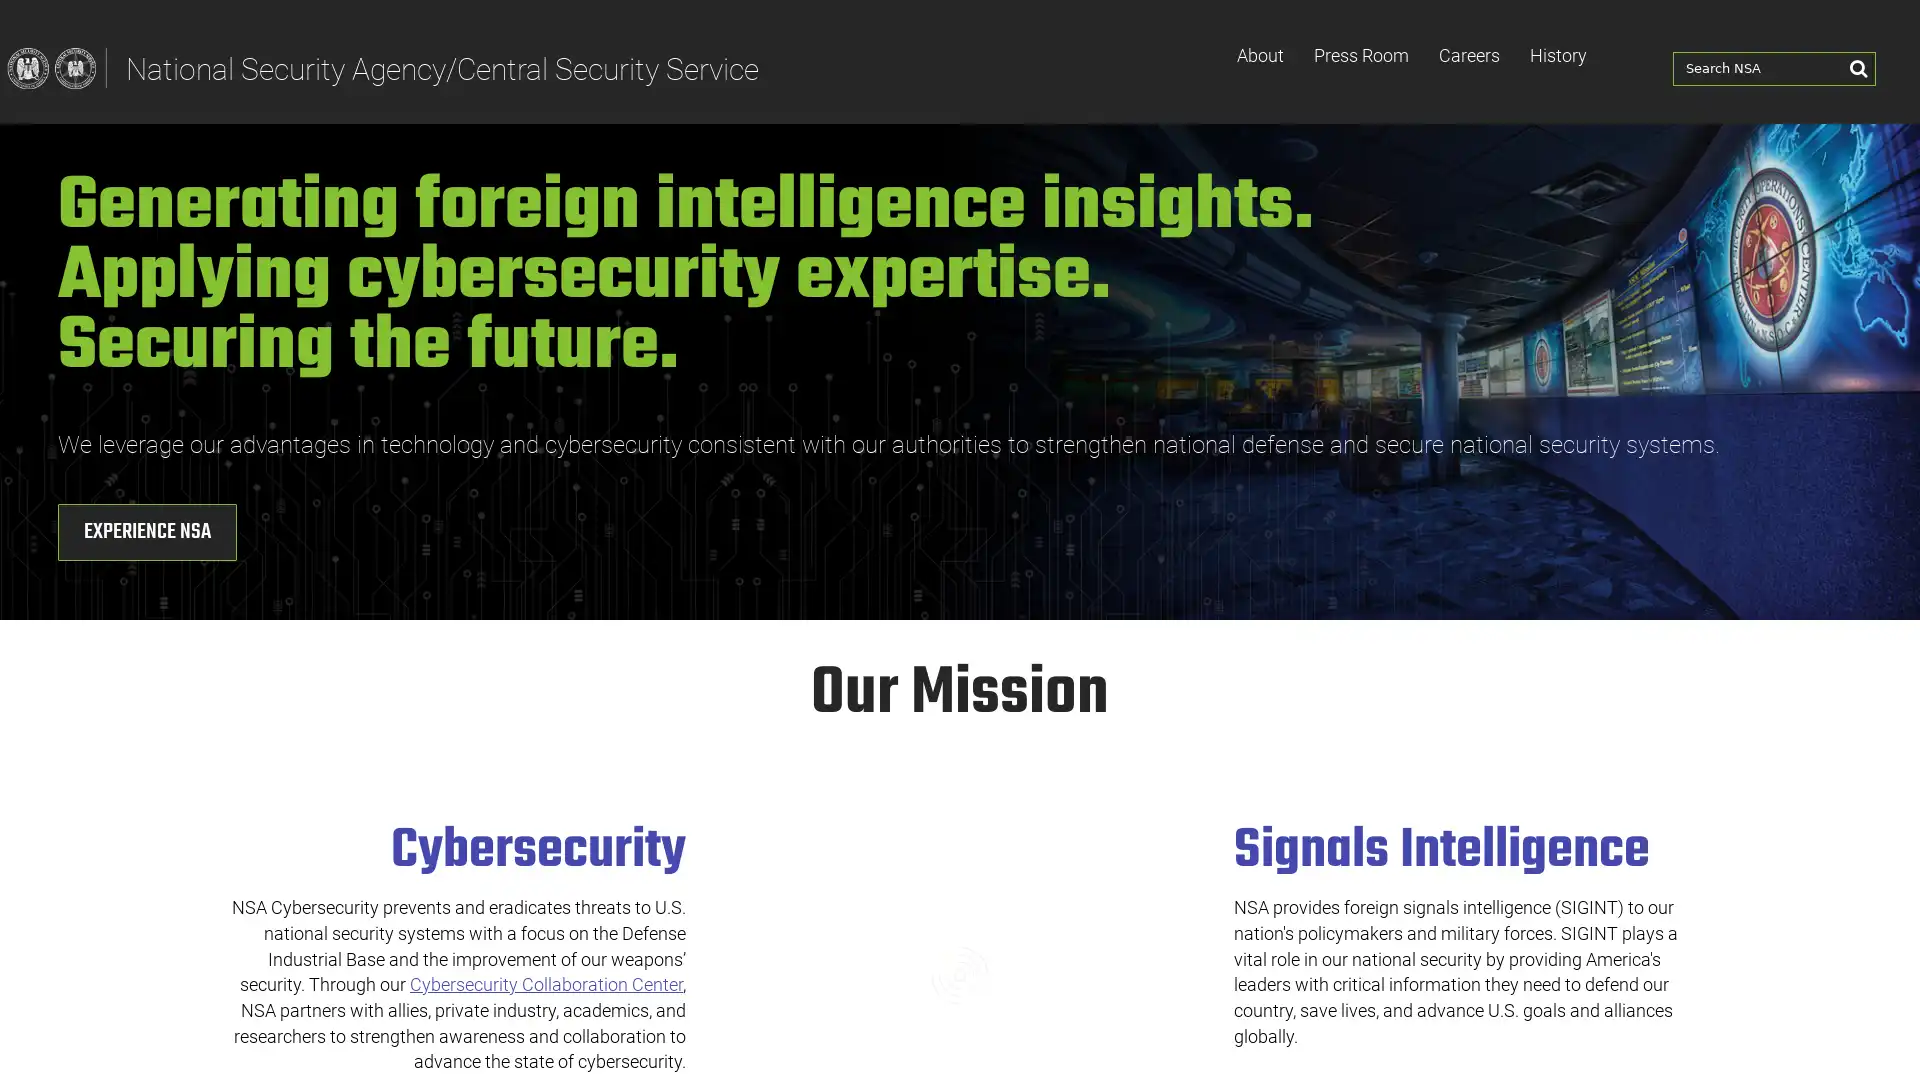 This screenshot has width=1920, height=1080. Describe the element at coordinates (416, 492) in the screenshot. I see `Experience NSA` at that location.